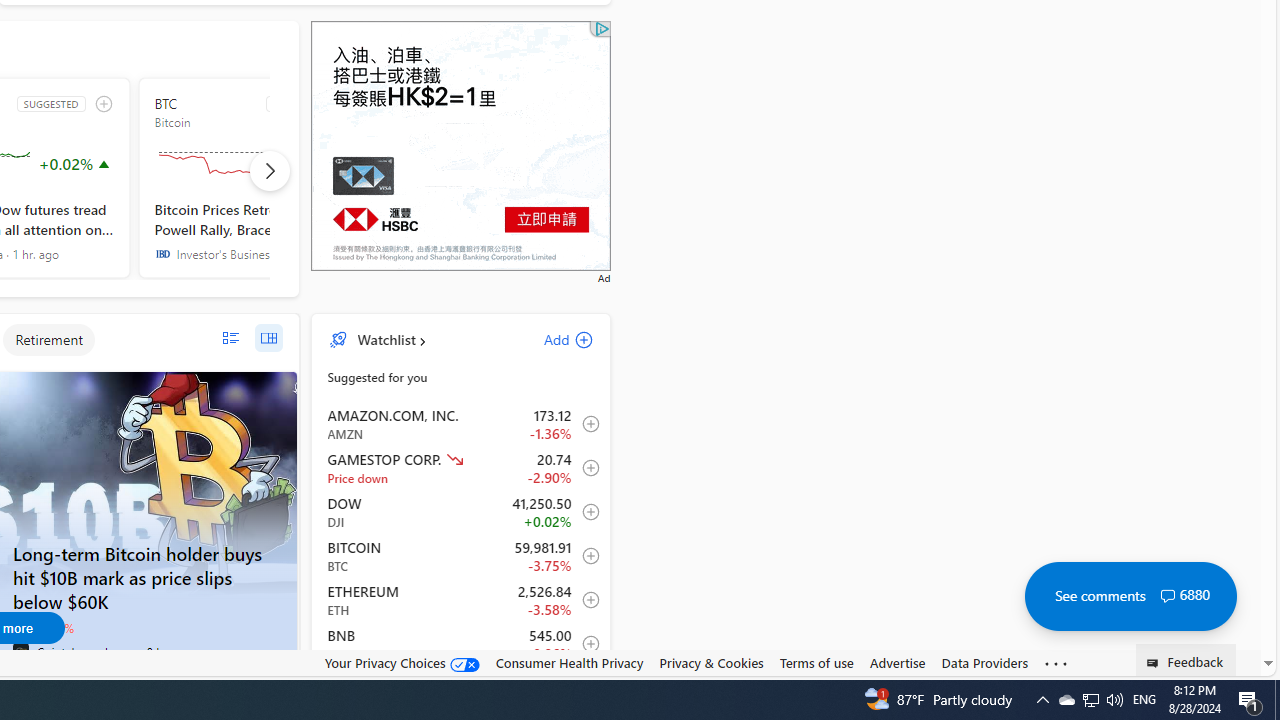  I want to click on 'BTC SUGGESTED Bitcoin', so click(257, 177).